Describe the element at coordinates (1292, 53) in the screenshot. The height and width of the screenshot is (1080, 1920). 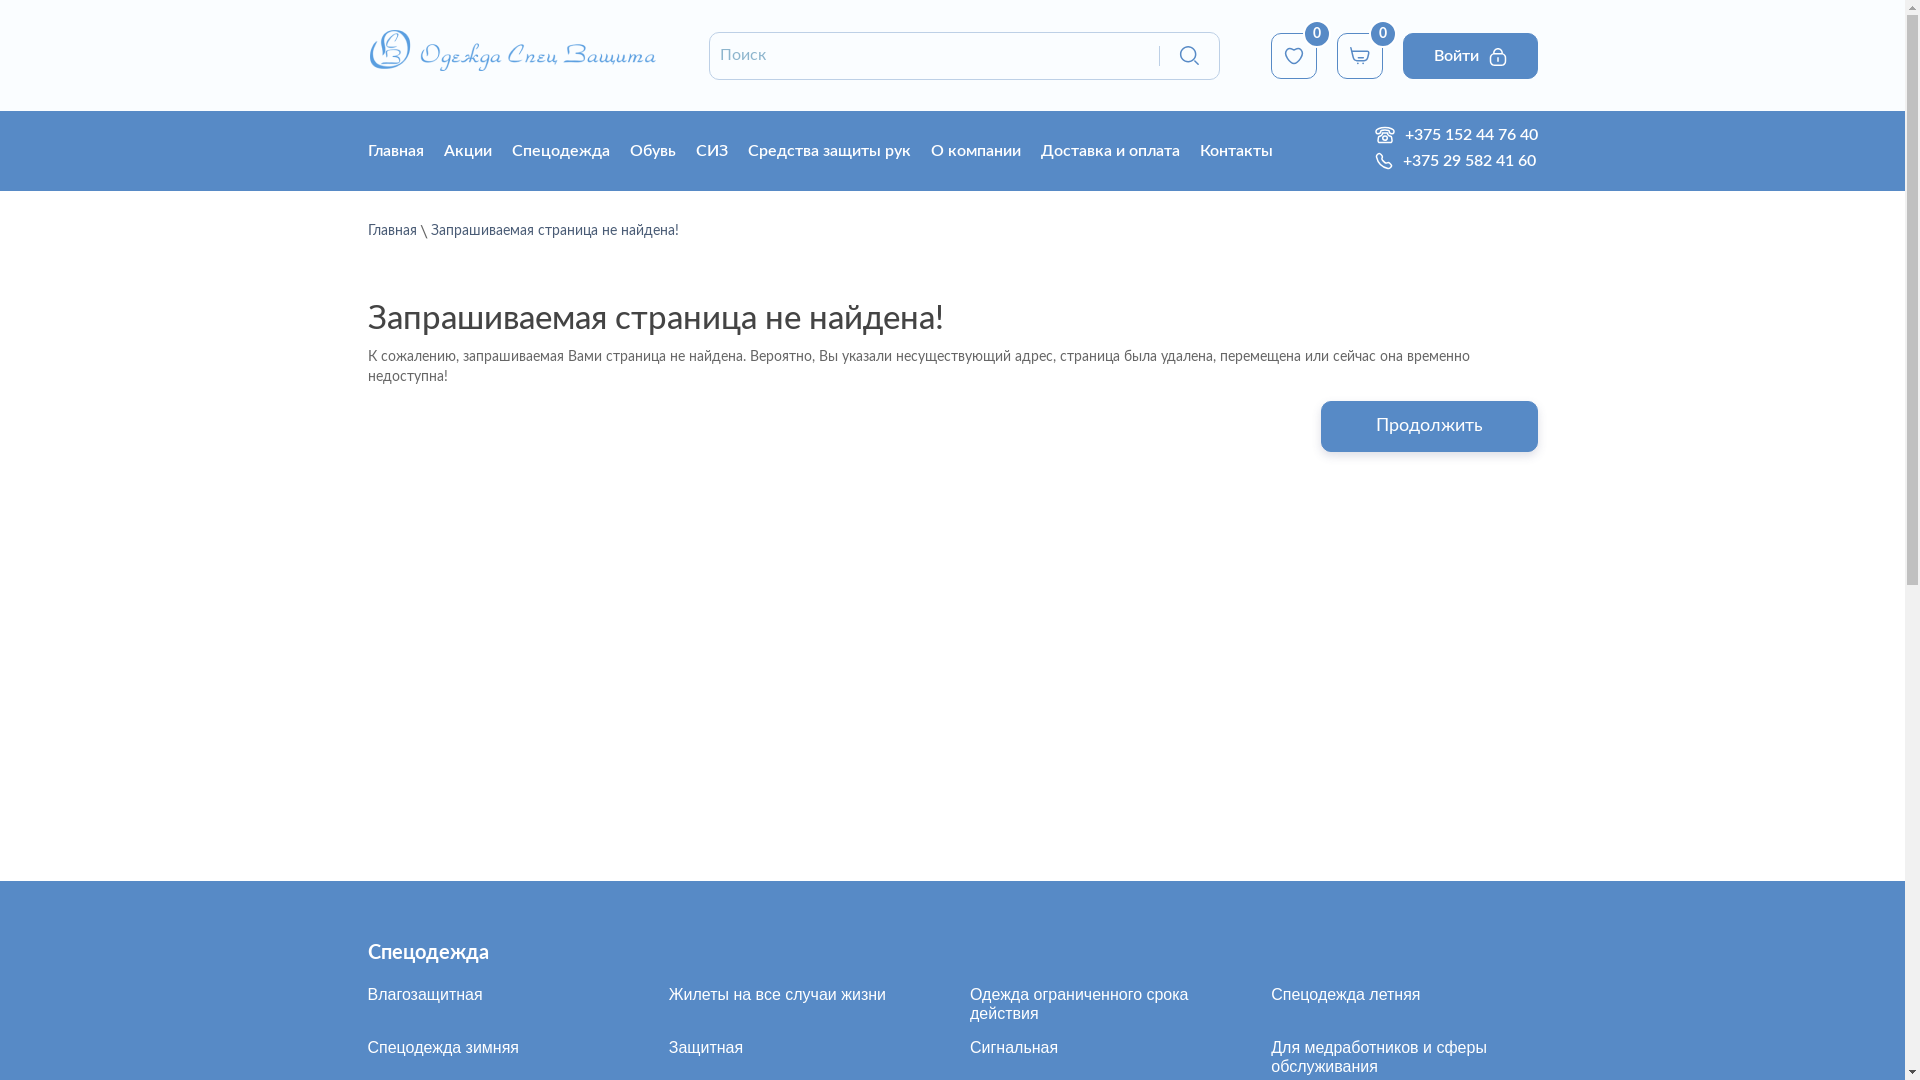
I see `'0'` at that location.